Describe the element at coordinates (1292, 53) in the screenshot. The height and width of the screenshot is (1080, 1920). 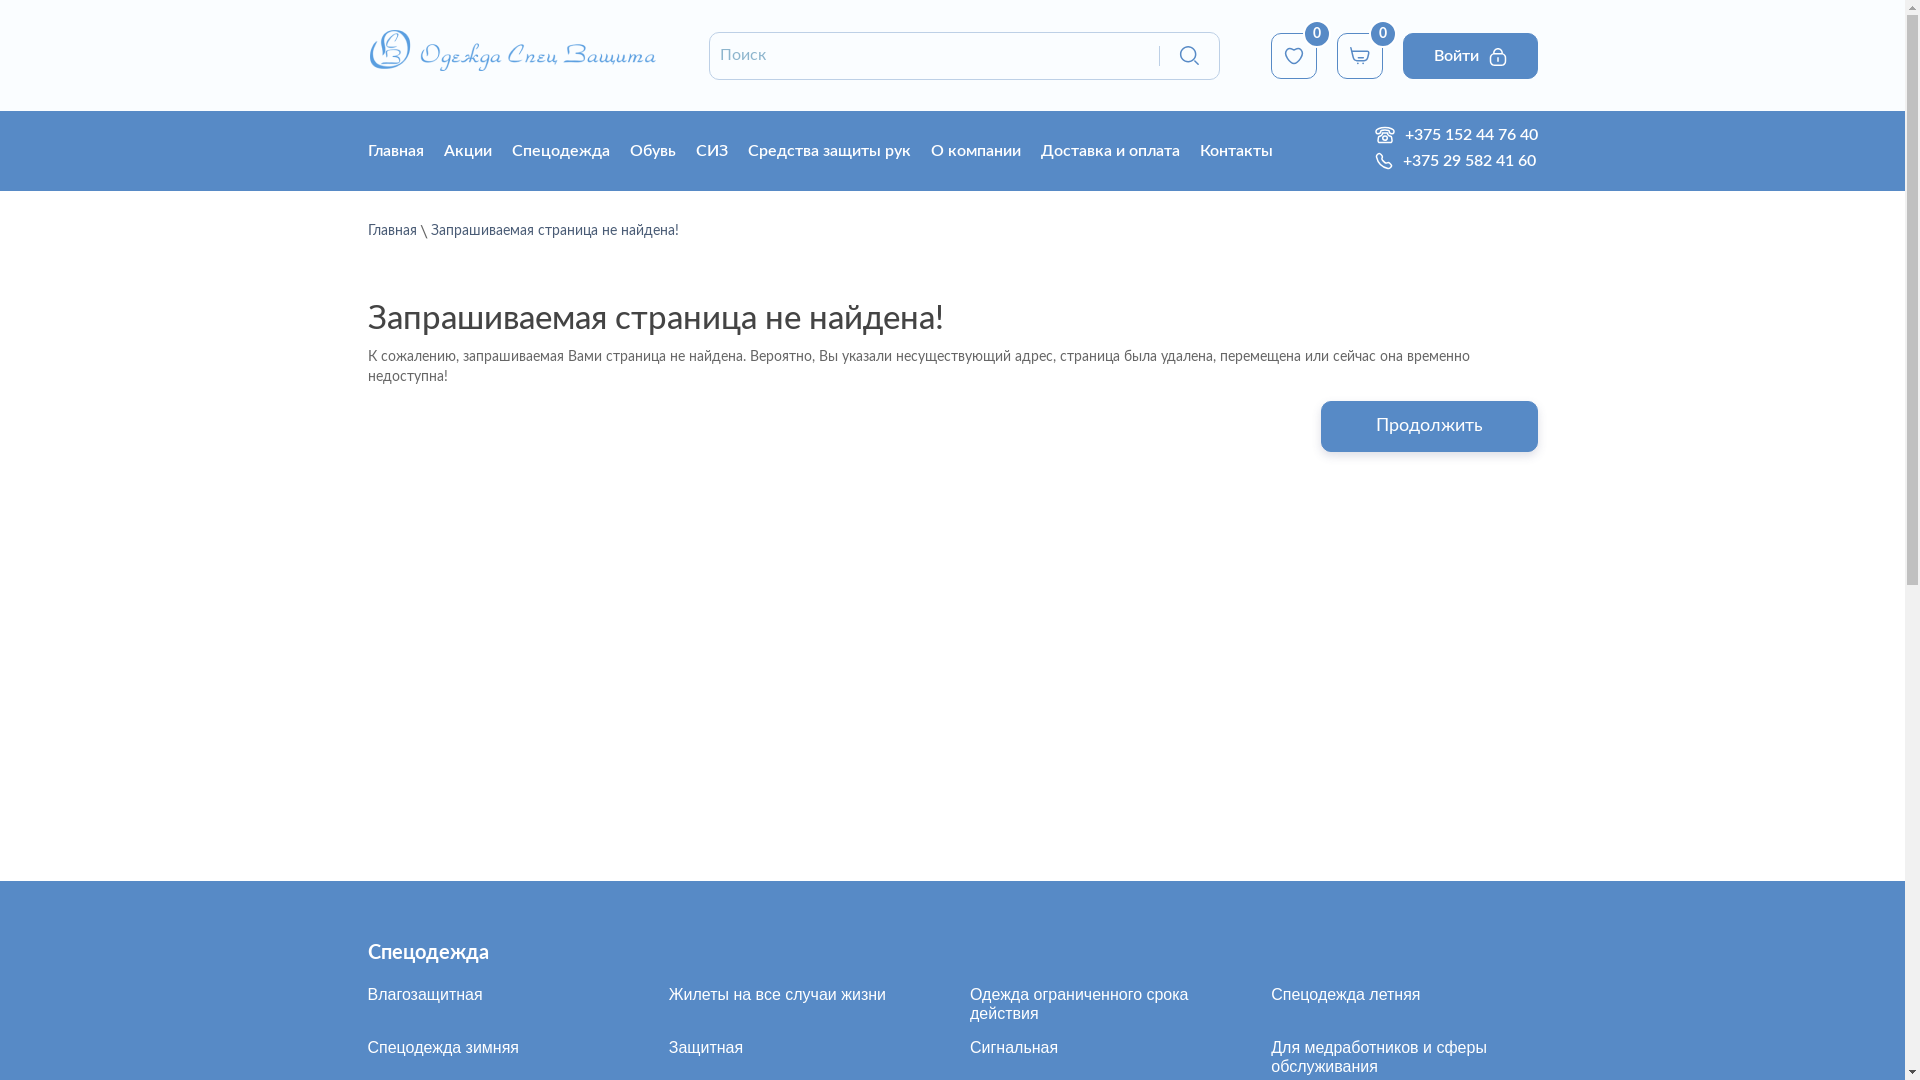
I see `'0'` at that location.